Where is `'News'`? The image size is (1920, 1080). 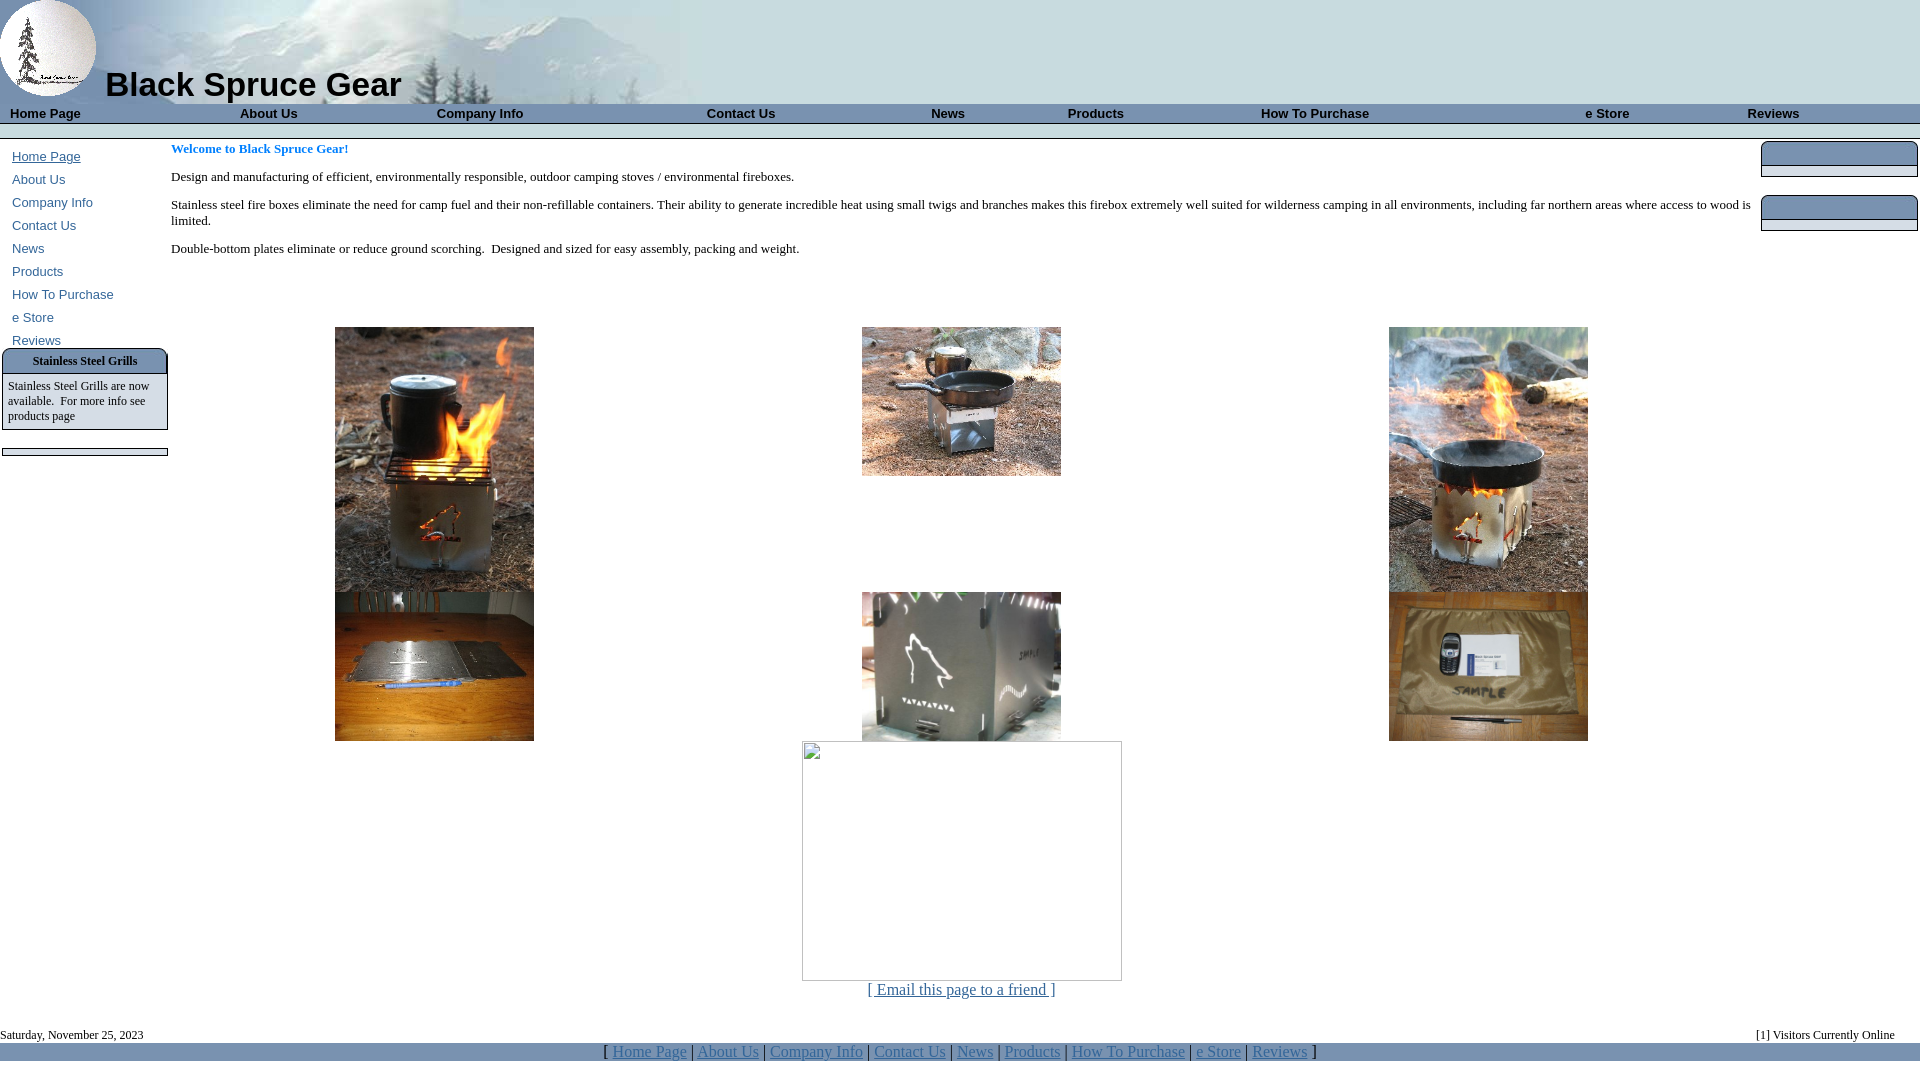 'News' is located at coordinates (947, 113).